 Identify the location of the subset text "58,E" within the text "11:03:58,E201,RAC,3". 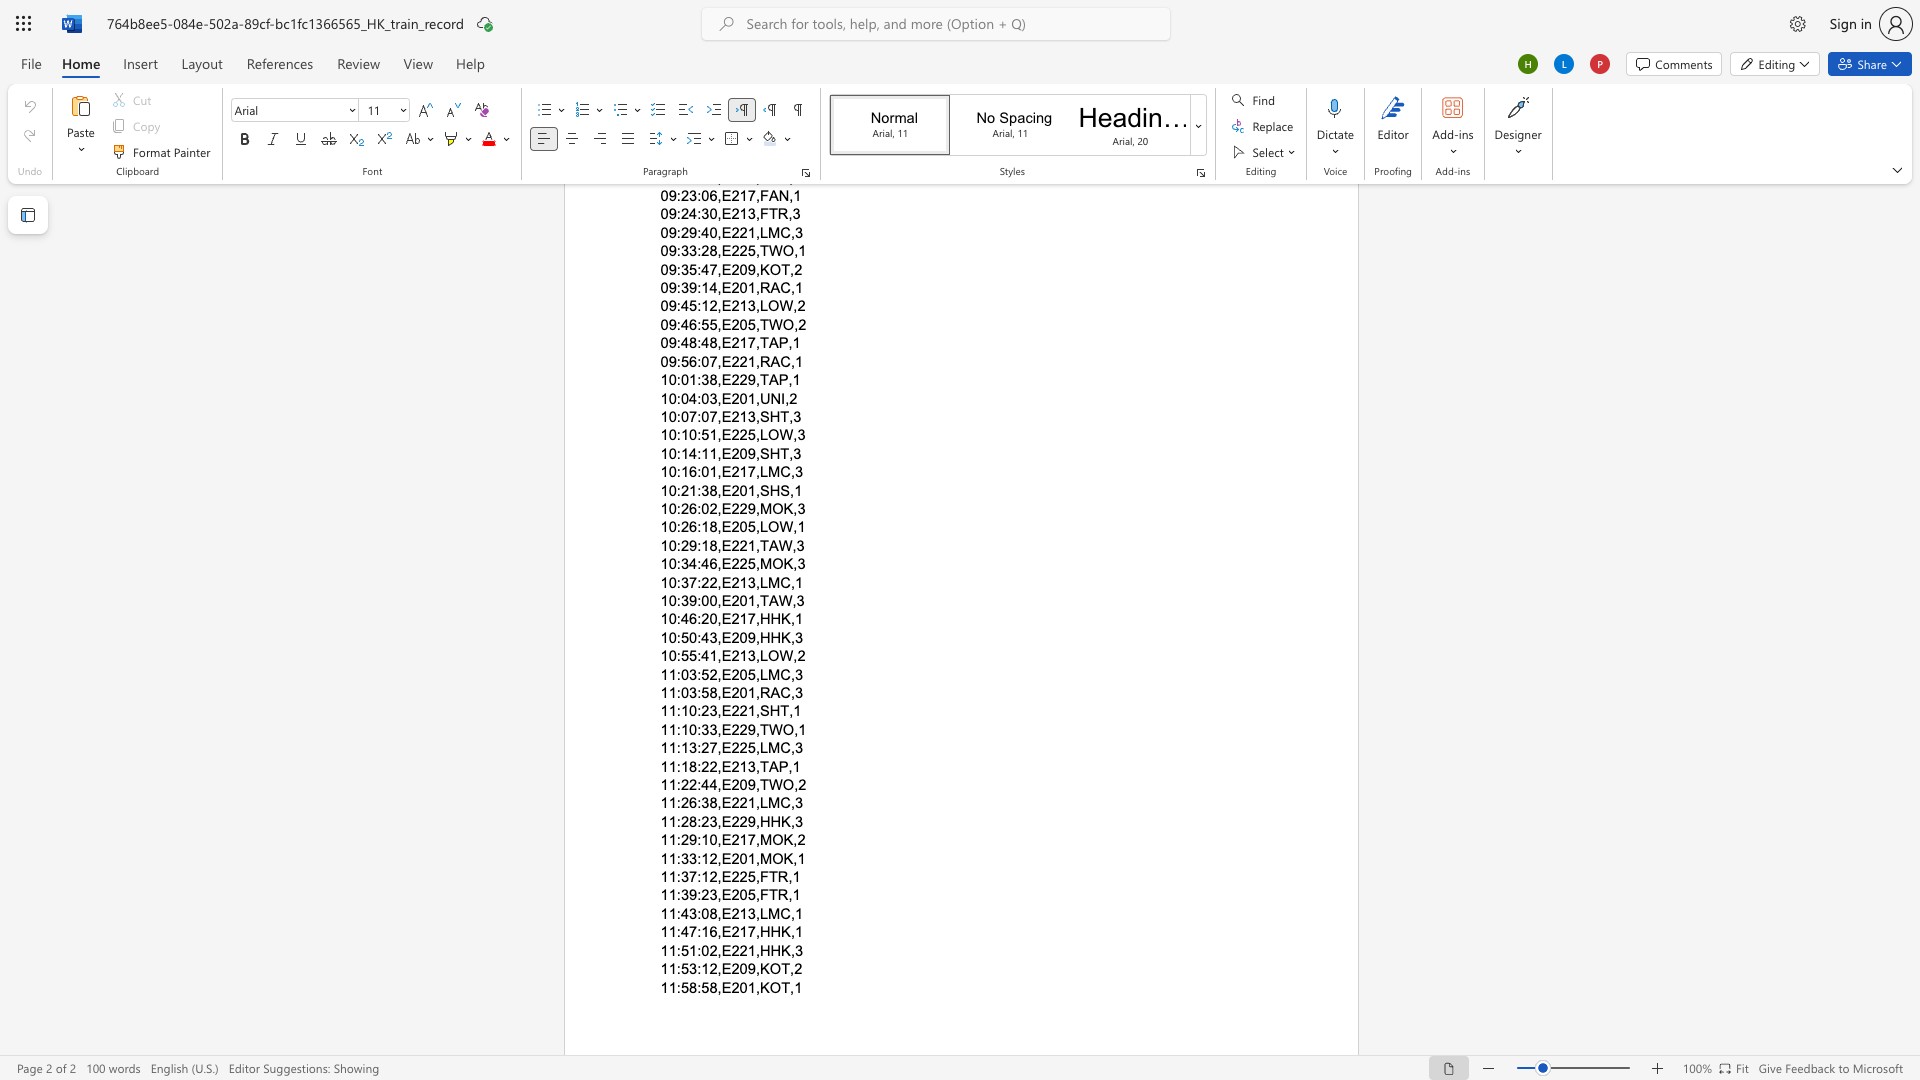
(701, 692).